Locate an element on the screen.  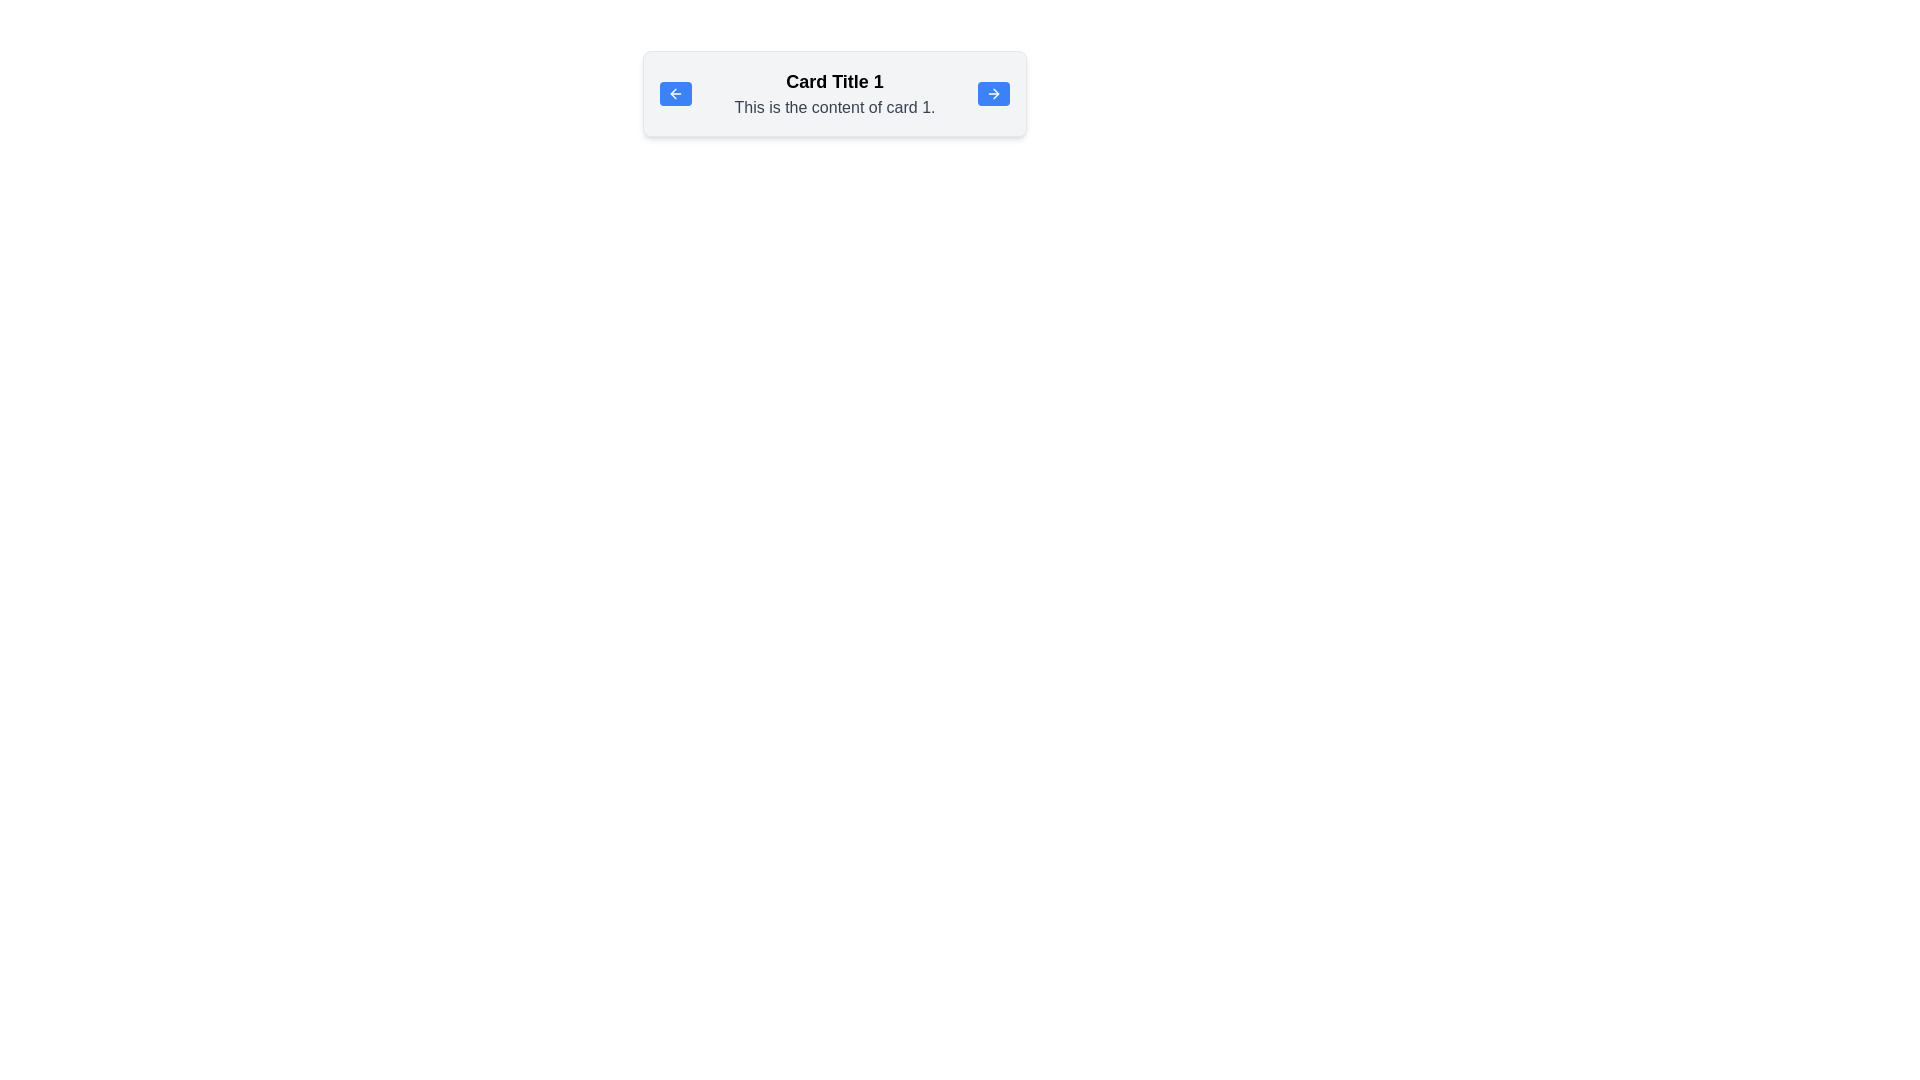
text content of the text block displaying 'This is the content of card 1.' which is styled in gray and located below the title 'Card Title 1' is located at coordinates (835, 108).